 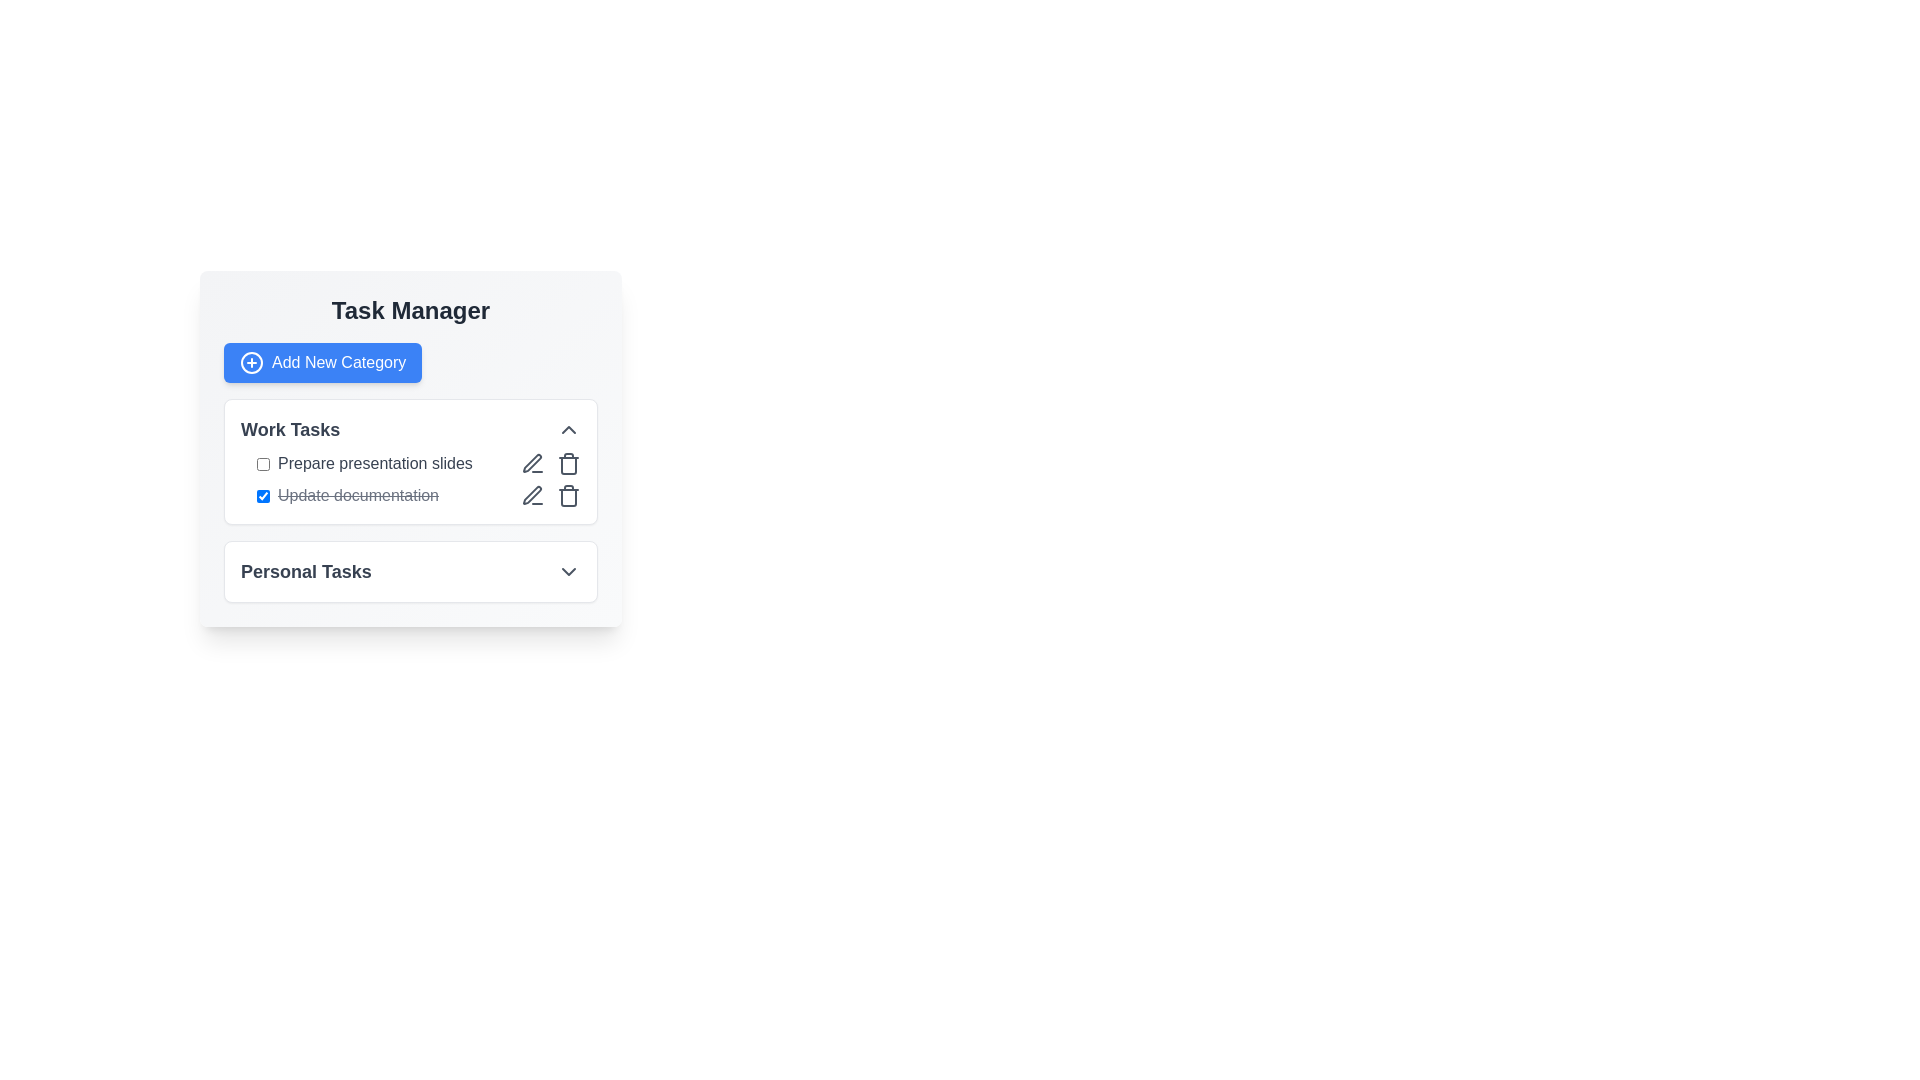 What do you see at coordinates (568, 495) in the screenshot?
I see `the trash can icon` at bounding box center [568, 495].